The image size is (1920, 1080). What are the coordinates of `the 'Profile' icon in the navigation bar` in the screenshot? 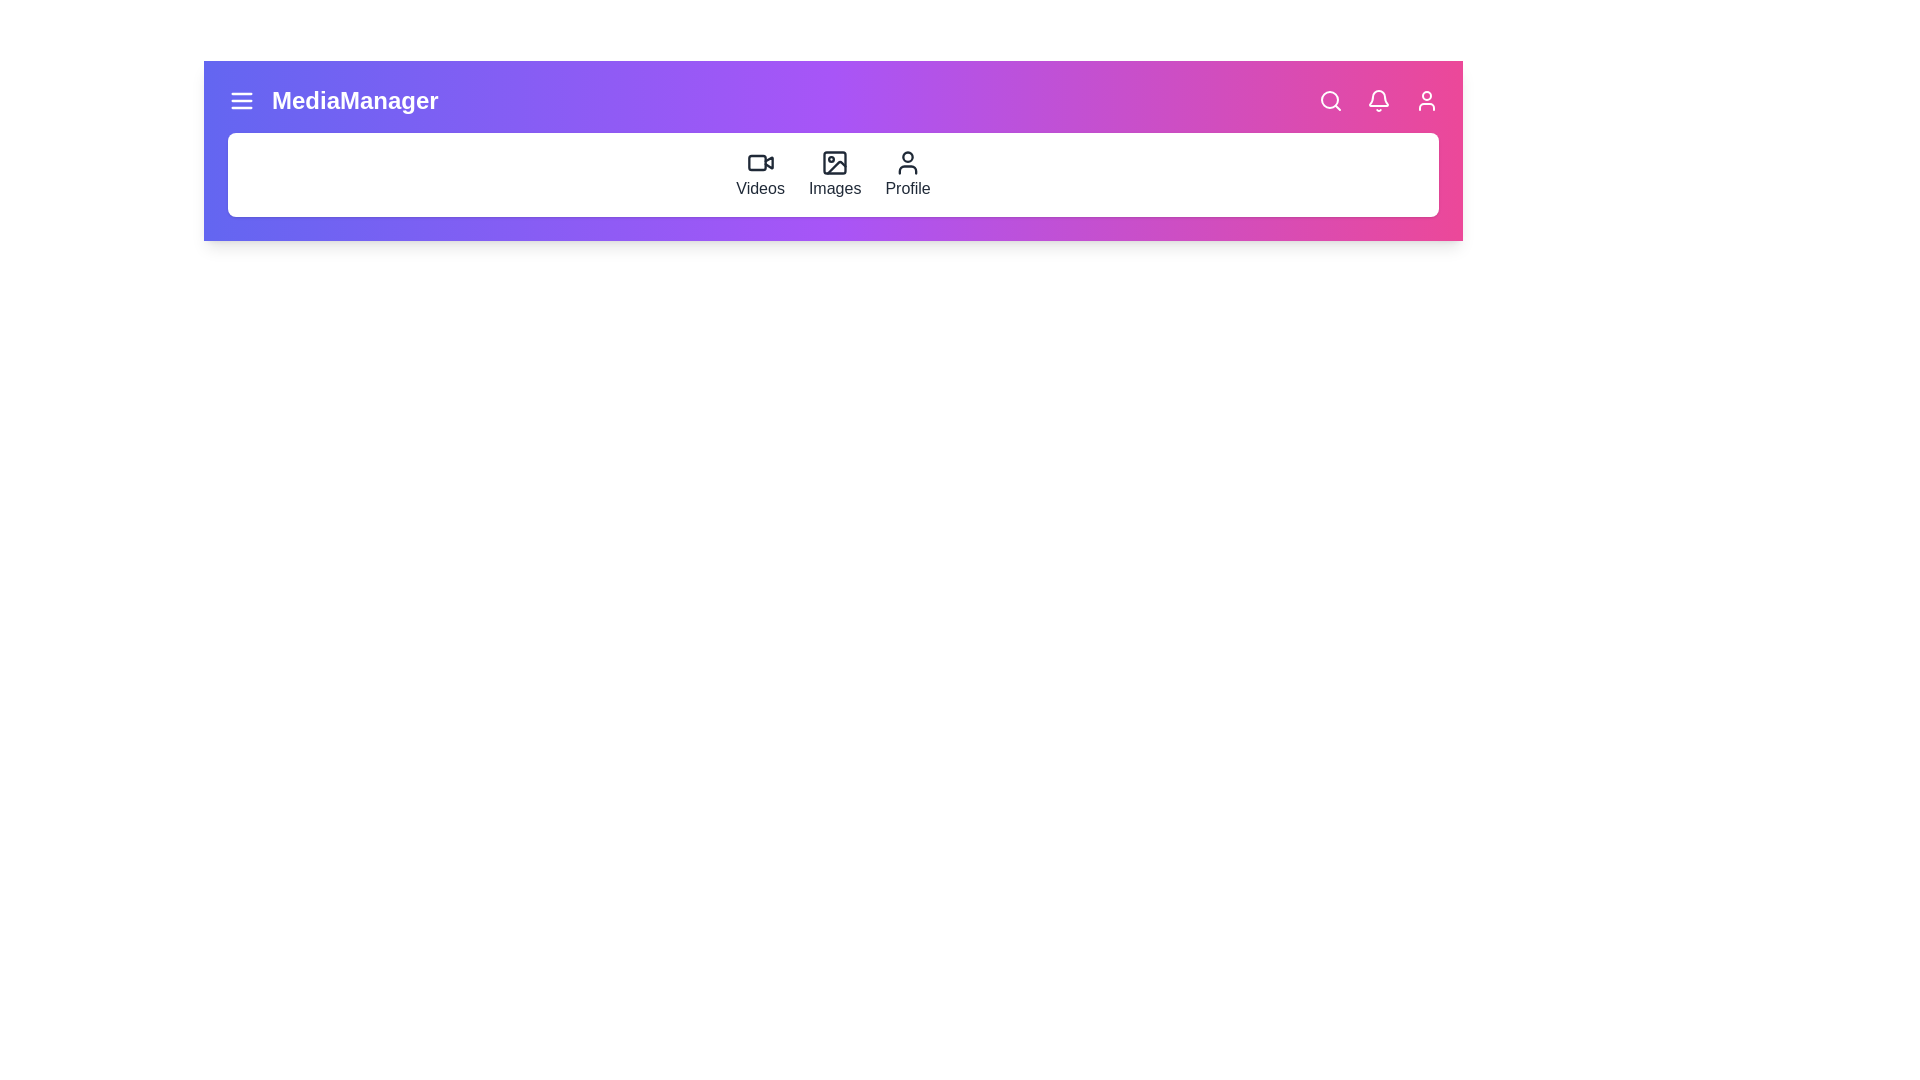 It's located at (1425, 100).